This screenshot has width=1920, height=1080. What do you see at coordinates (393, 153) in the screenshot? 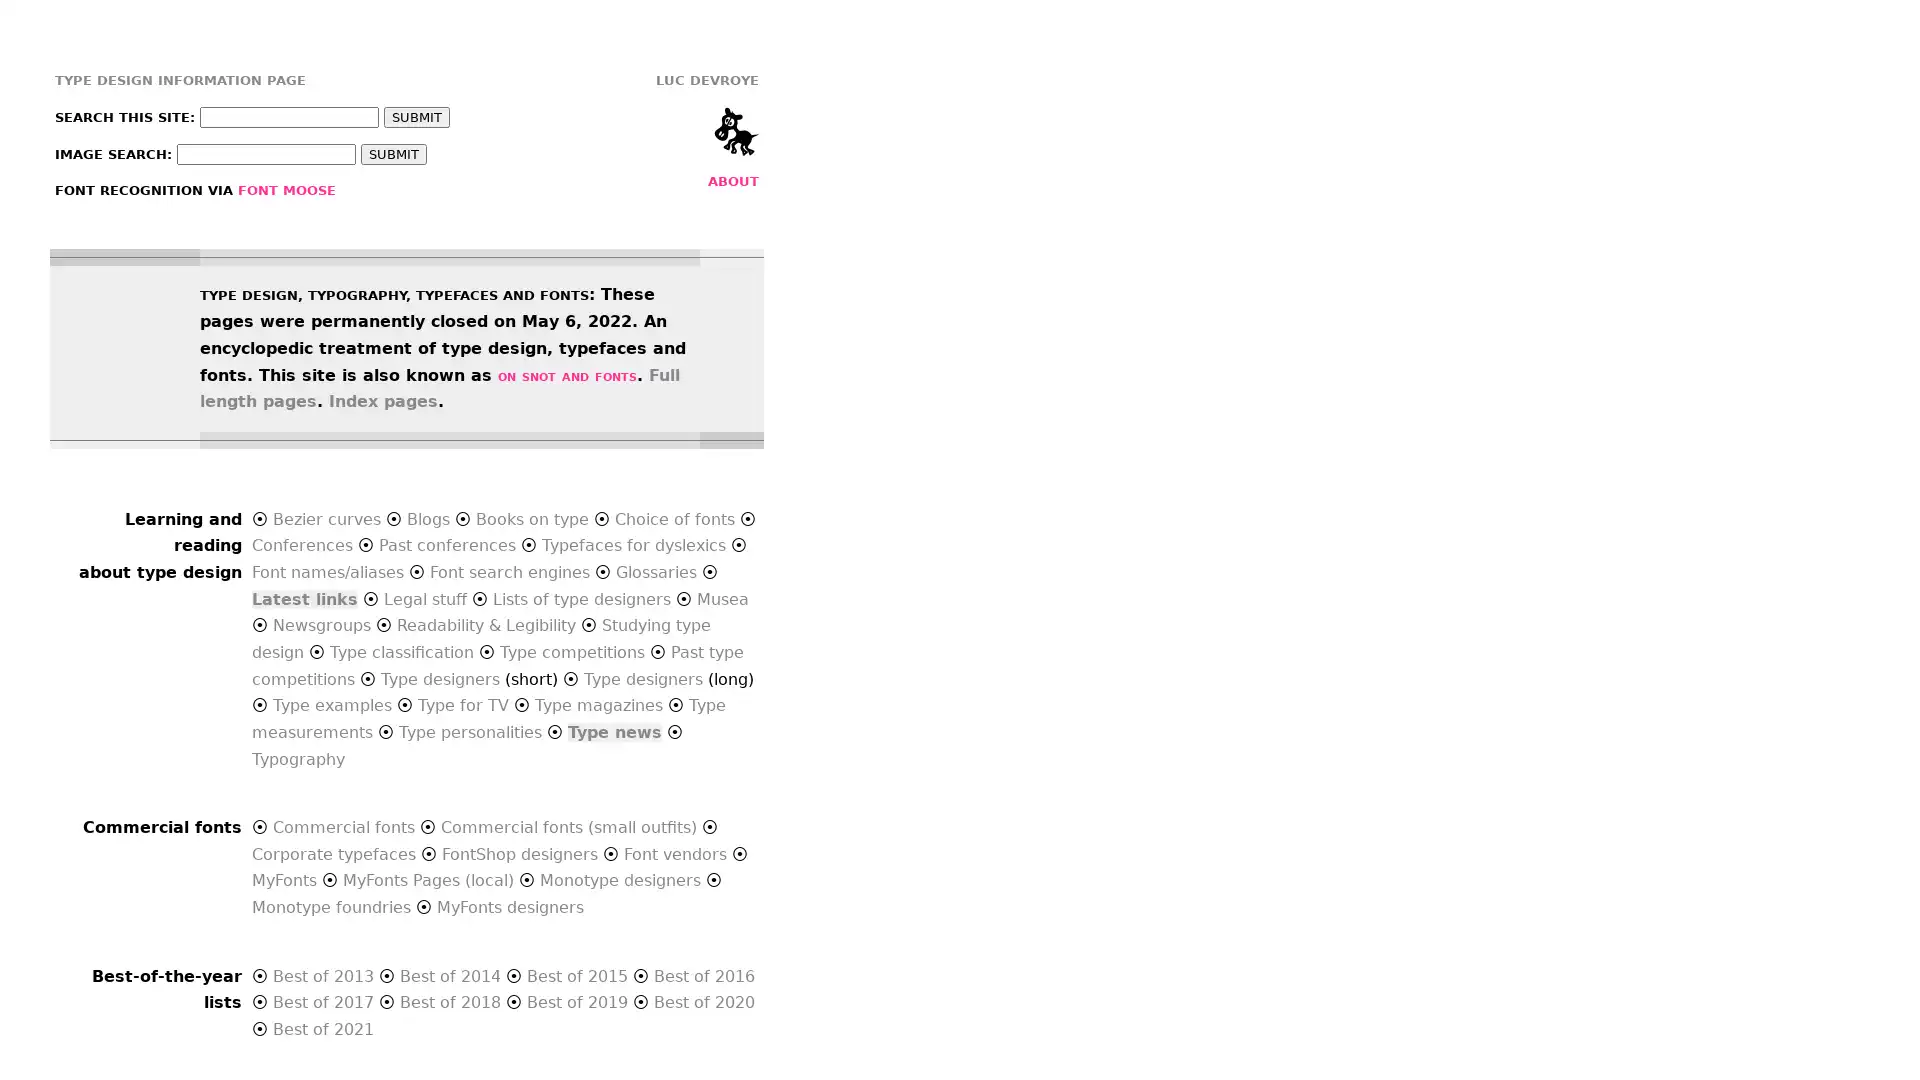
I see `SUBMIT` at bounding box center [393, 153].